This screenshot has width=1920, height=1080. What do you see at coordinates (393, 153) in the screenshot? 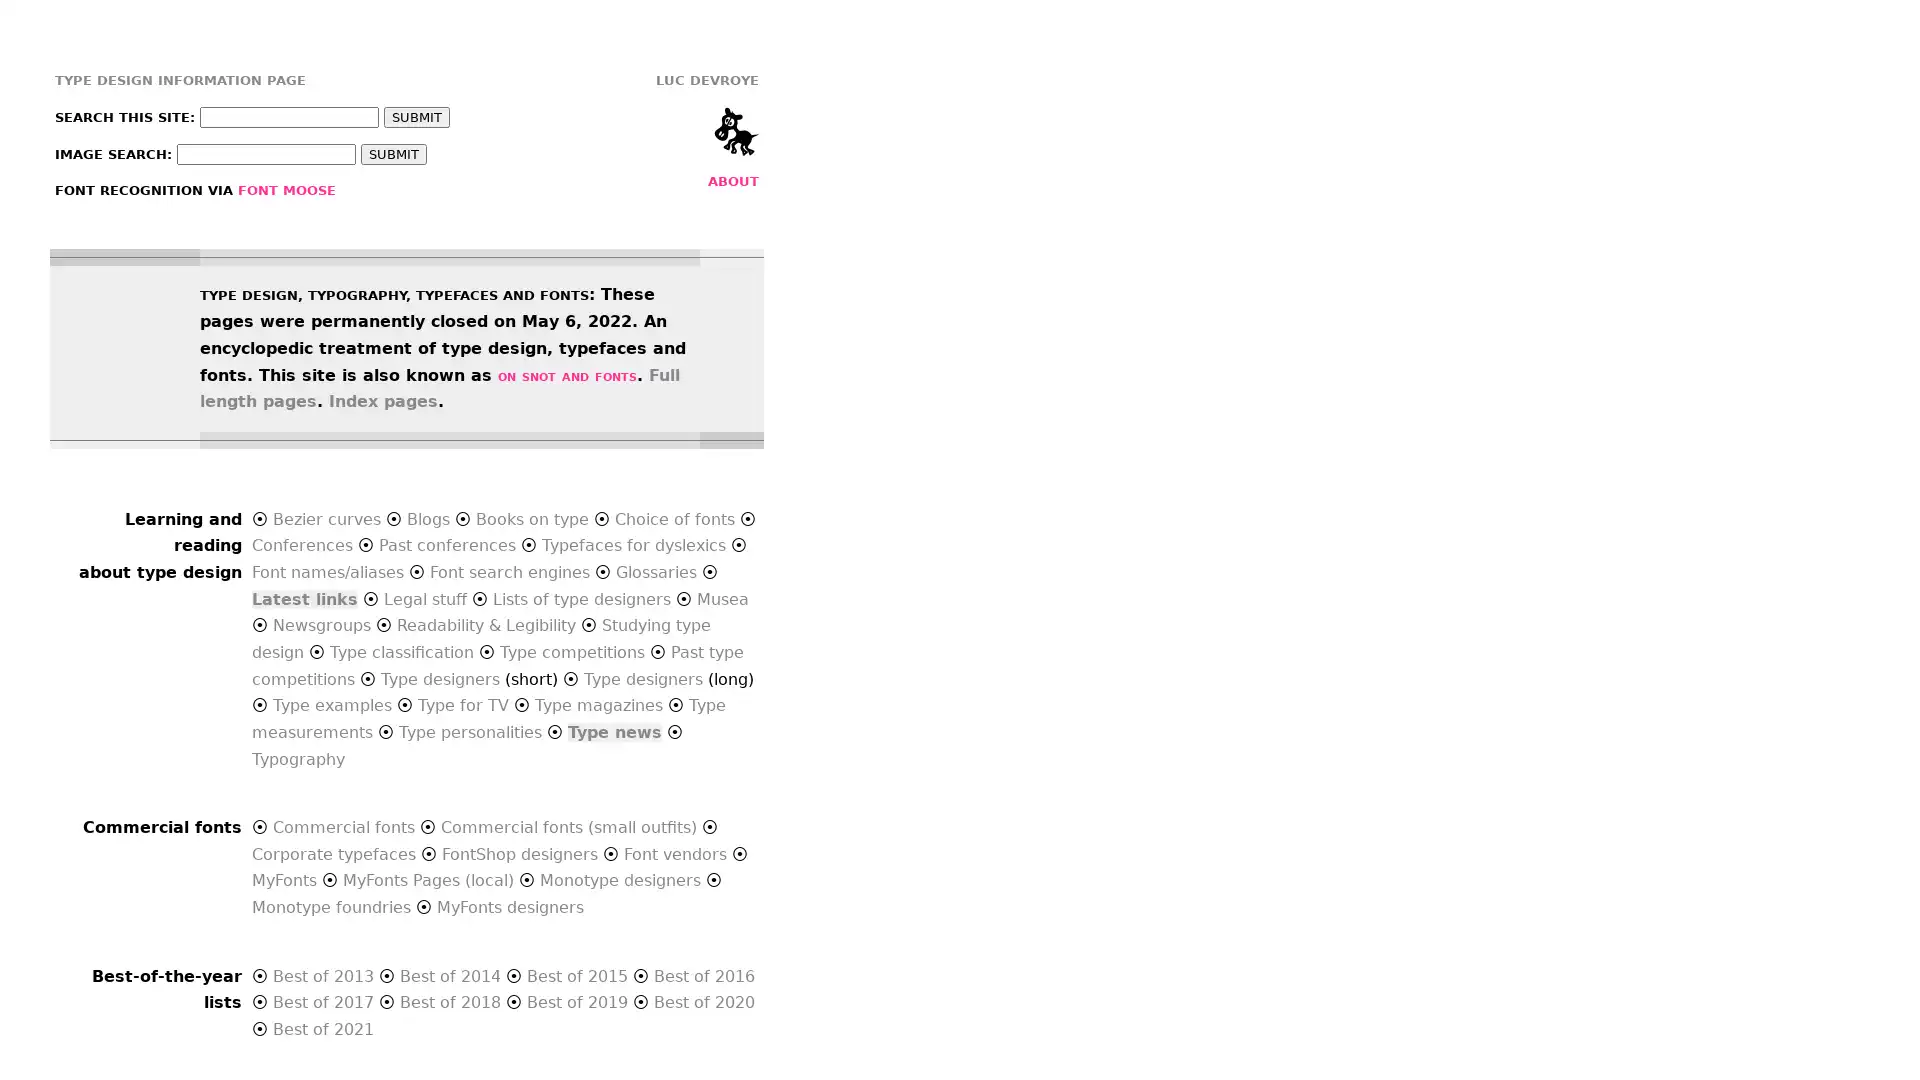
I see `SUBMIT` at bounding box center [393, 153].